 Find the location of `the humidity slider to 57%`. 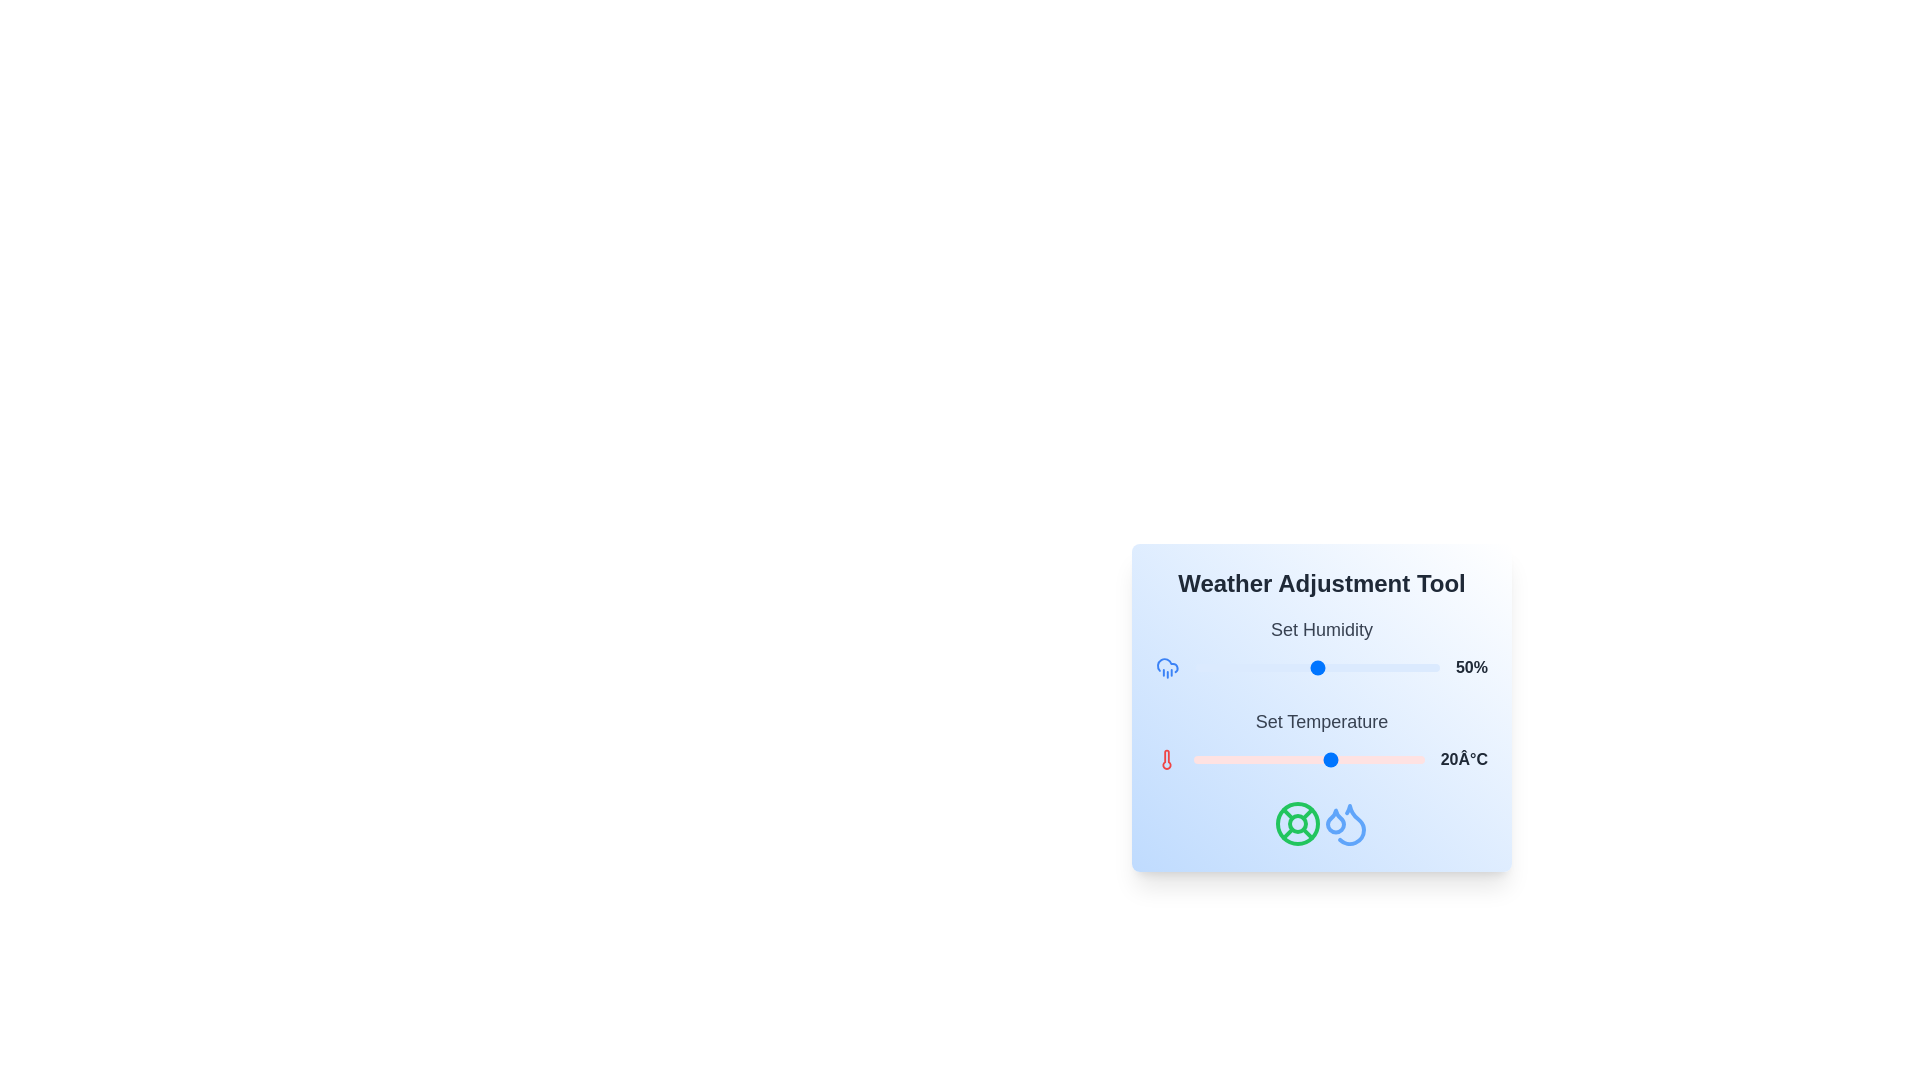

the humidity slider to 57% is located at coordinates (1334, 667).